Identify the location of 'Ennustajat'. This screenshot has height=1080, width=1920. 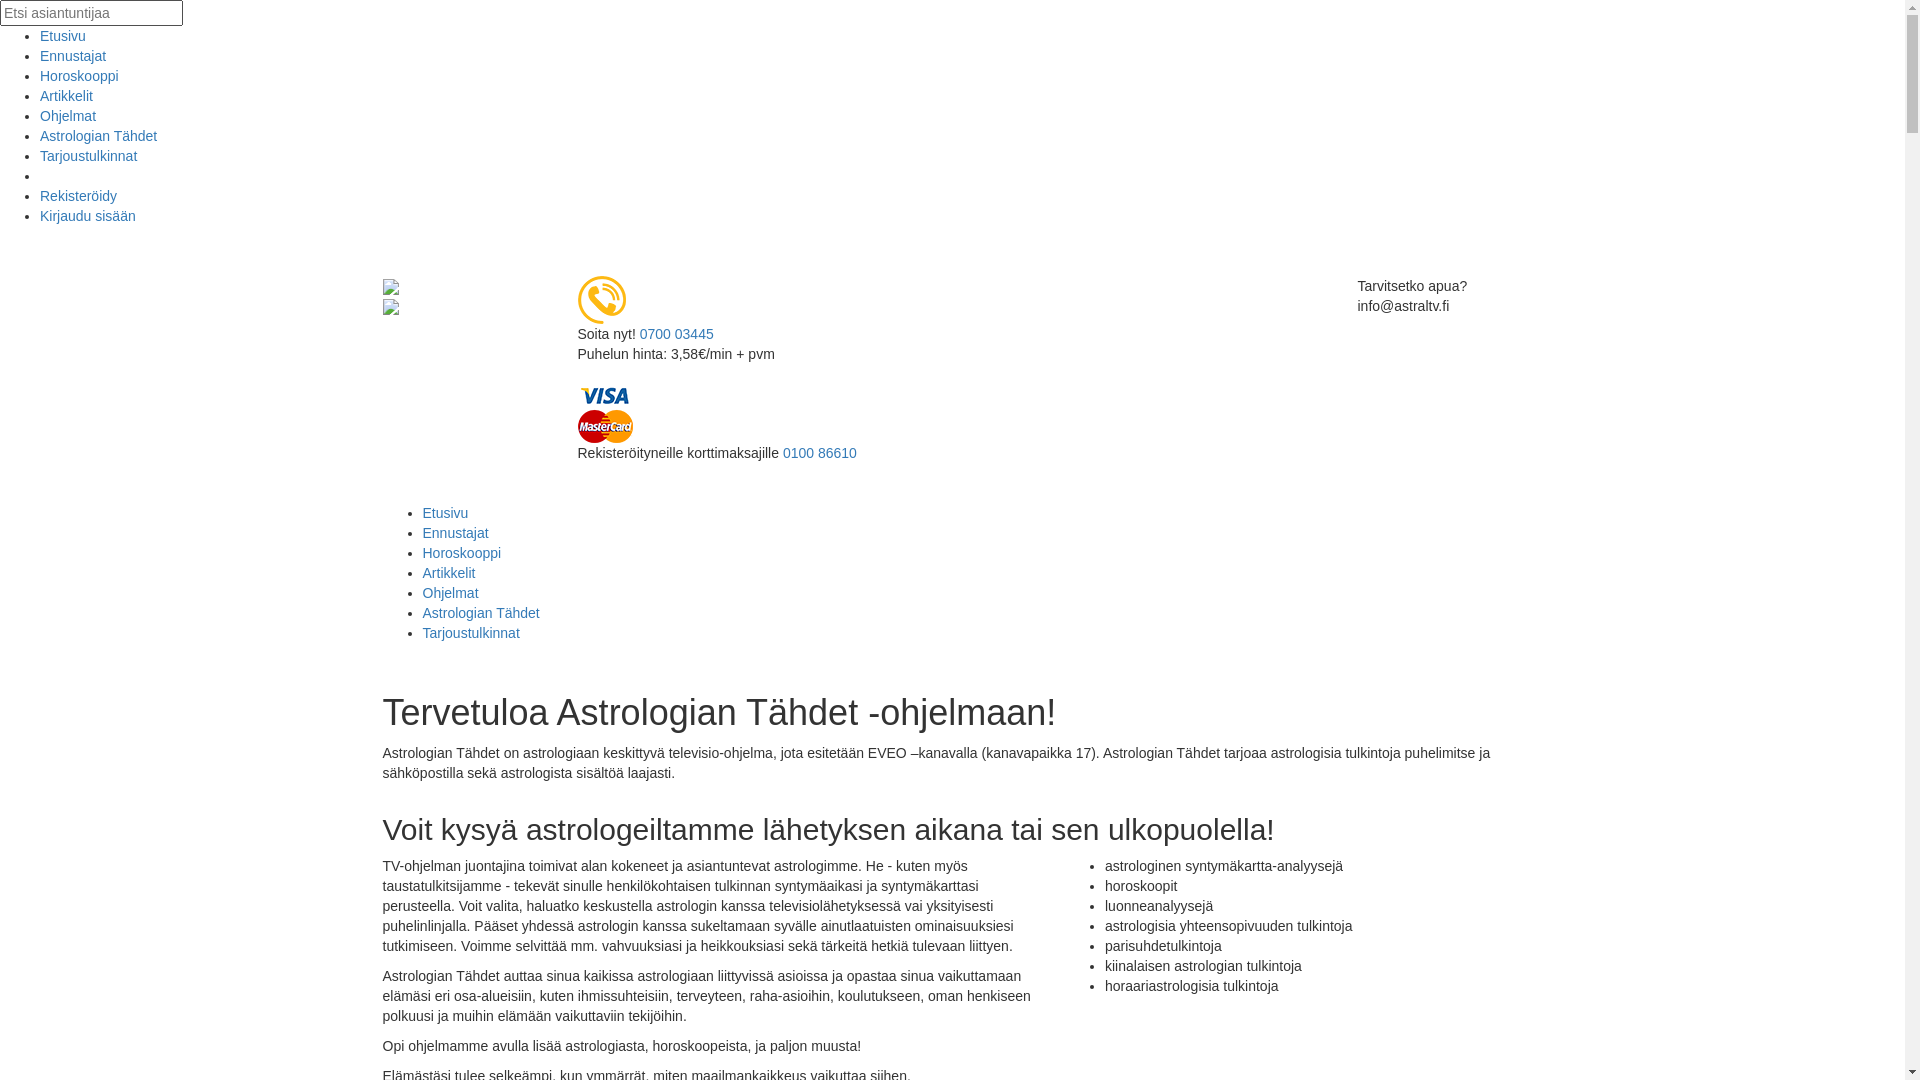
(421, 531).